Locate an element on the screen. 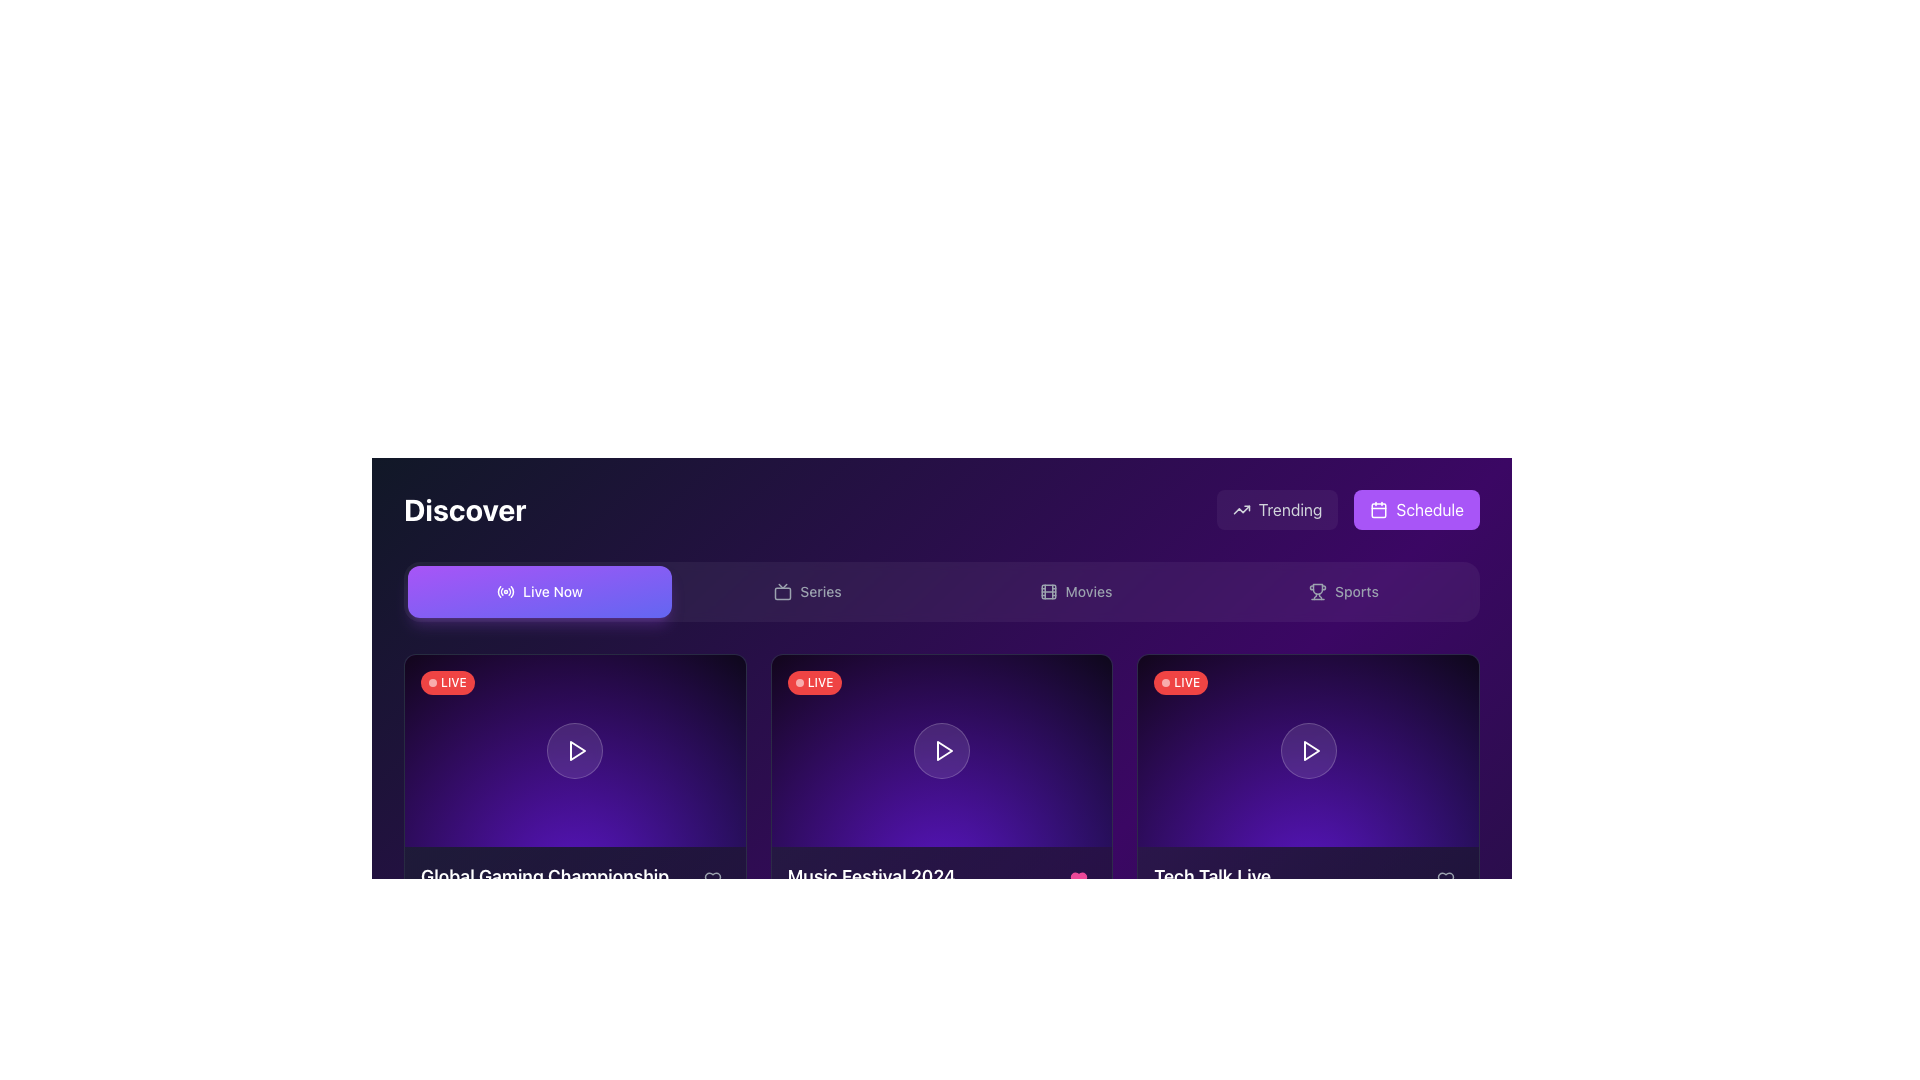 The width and height of the screenshot is (1920, 1080). the user engagement metrics represented by the icon-label pair located in the 'Music' section, specifically the third segment indicating views or participants is located at coordinates (925, 922).